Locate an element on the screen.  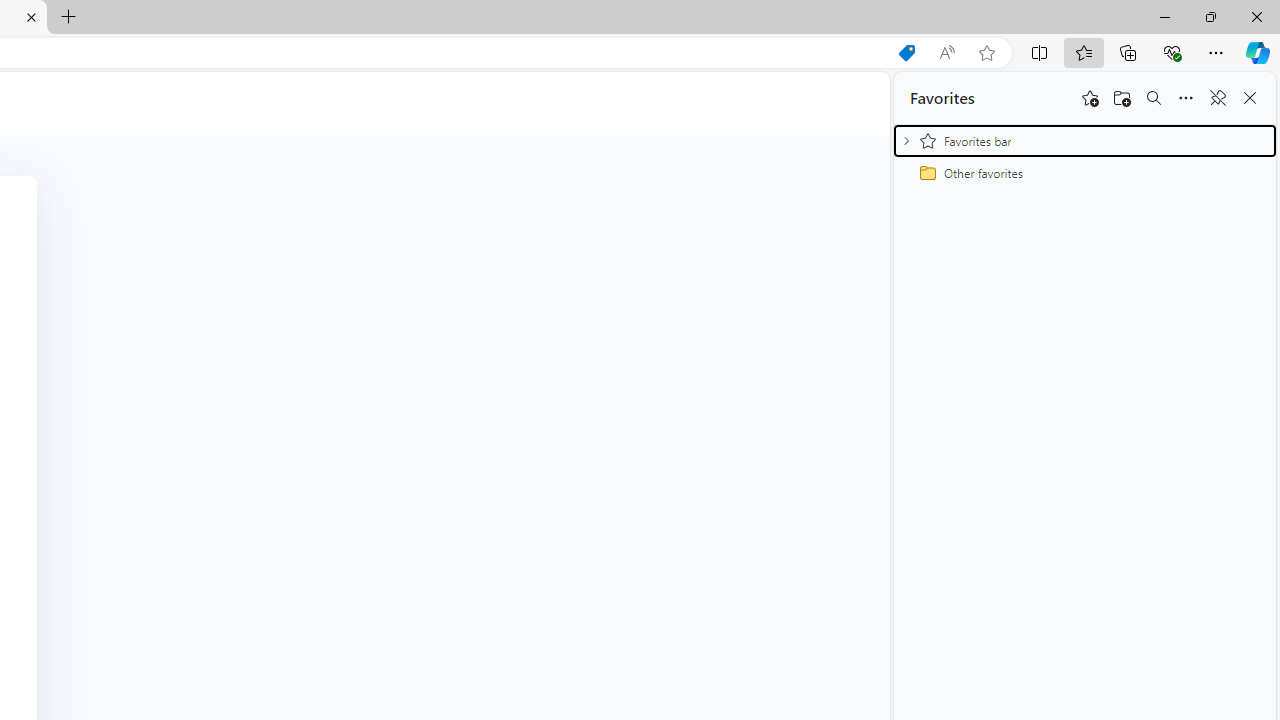
'Close favorites' is located at coordinates (1249, 98).